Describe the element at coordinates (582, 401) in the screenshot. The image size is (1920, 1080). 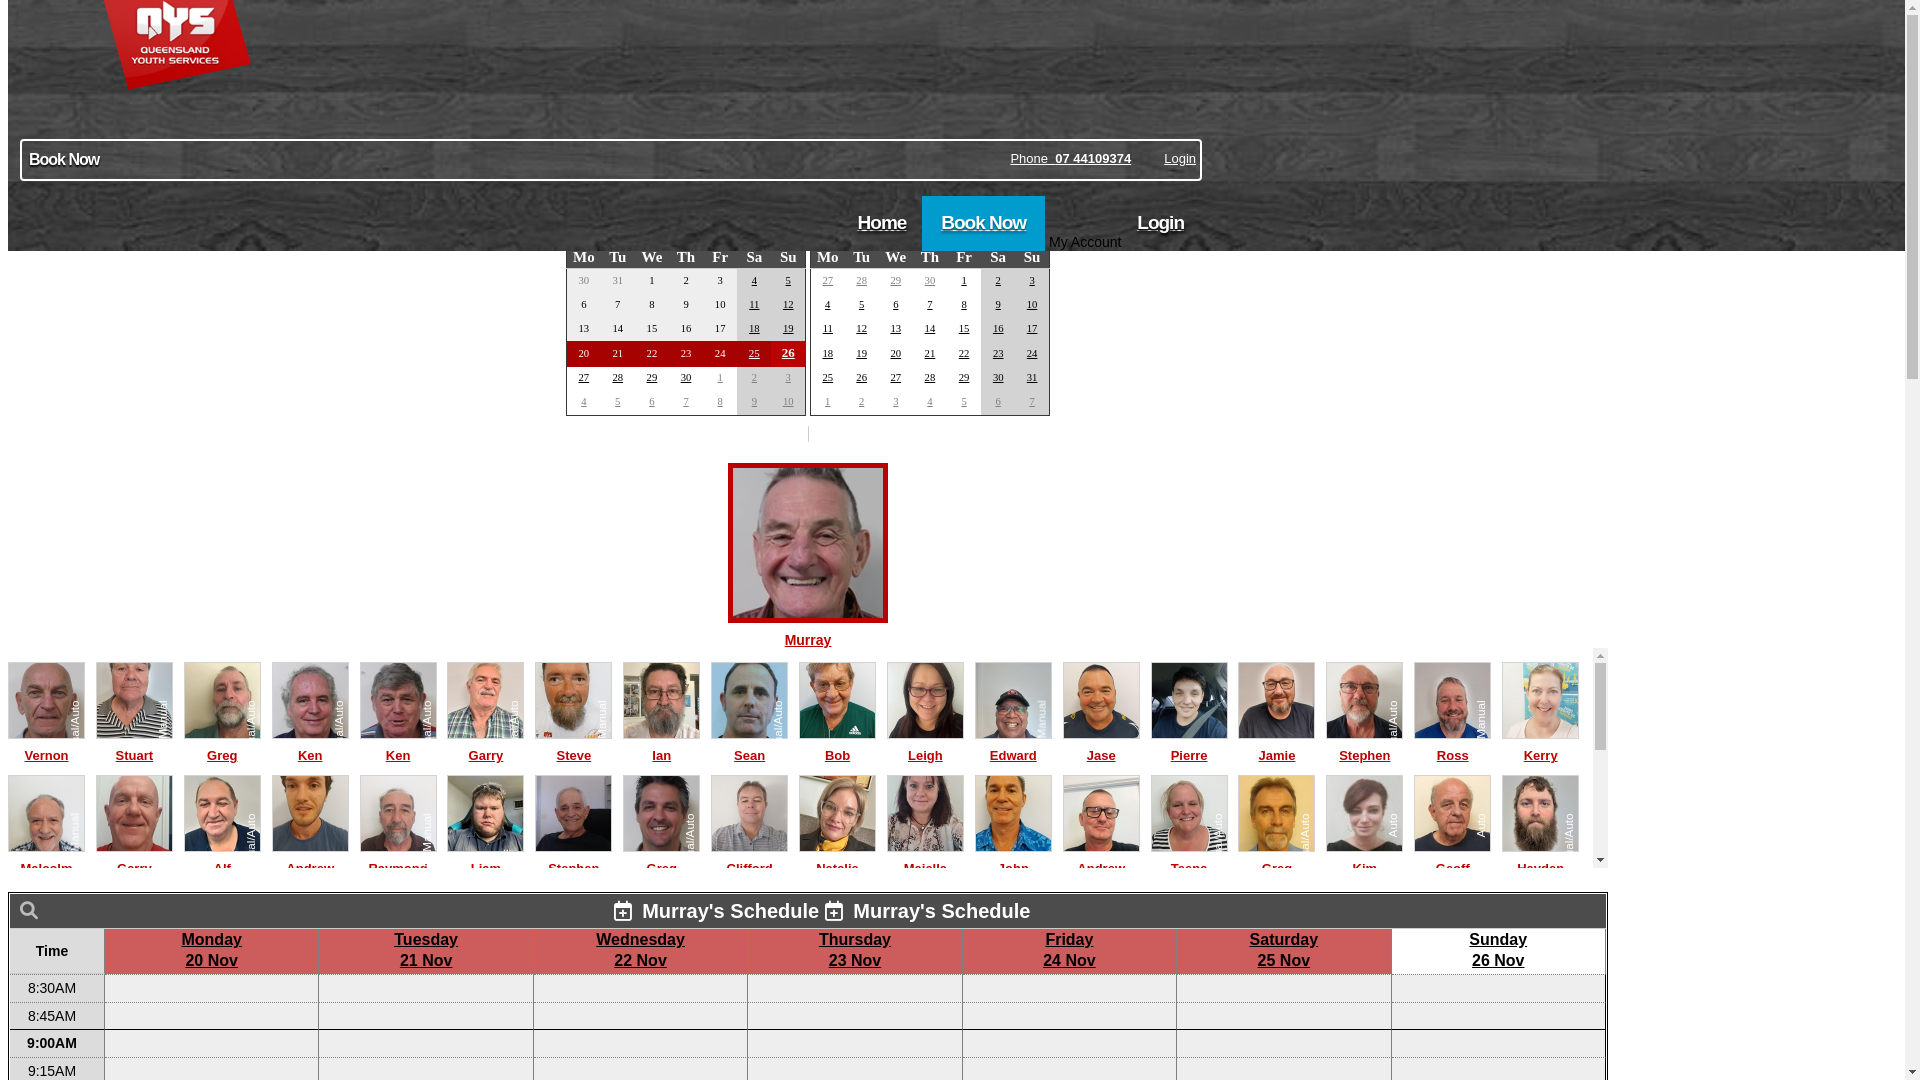
I see `'4'` at that location.